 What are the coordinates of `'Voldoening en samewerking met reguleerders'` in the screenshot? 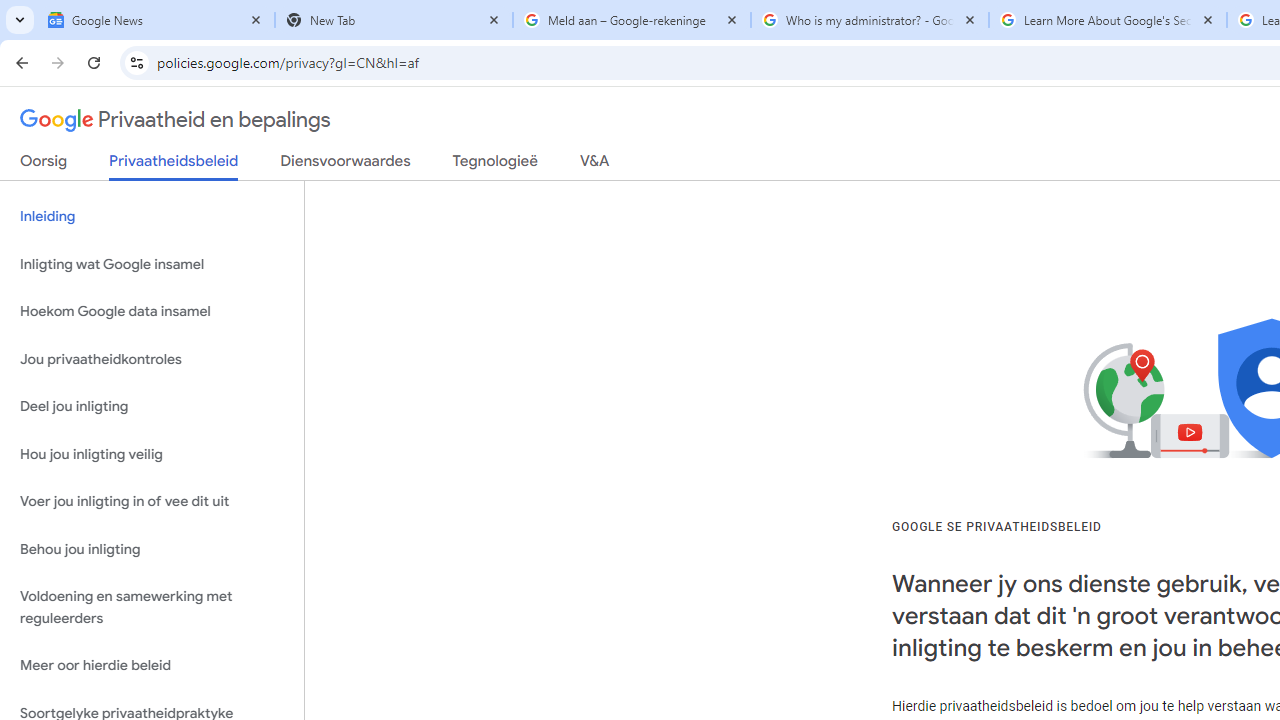 It's located at (151, 607).